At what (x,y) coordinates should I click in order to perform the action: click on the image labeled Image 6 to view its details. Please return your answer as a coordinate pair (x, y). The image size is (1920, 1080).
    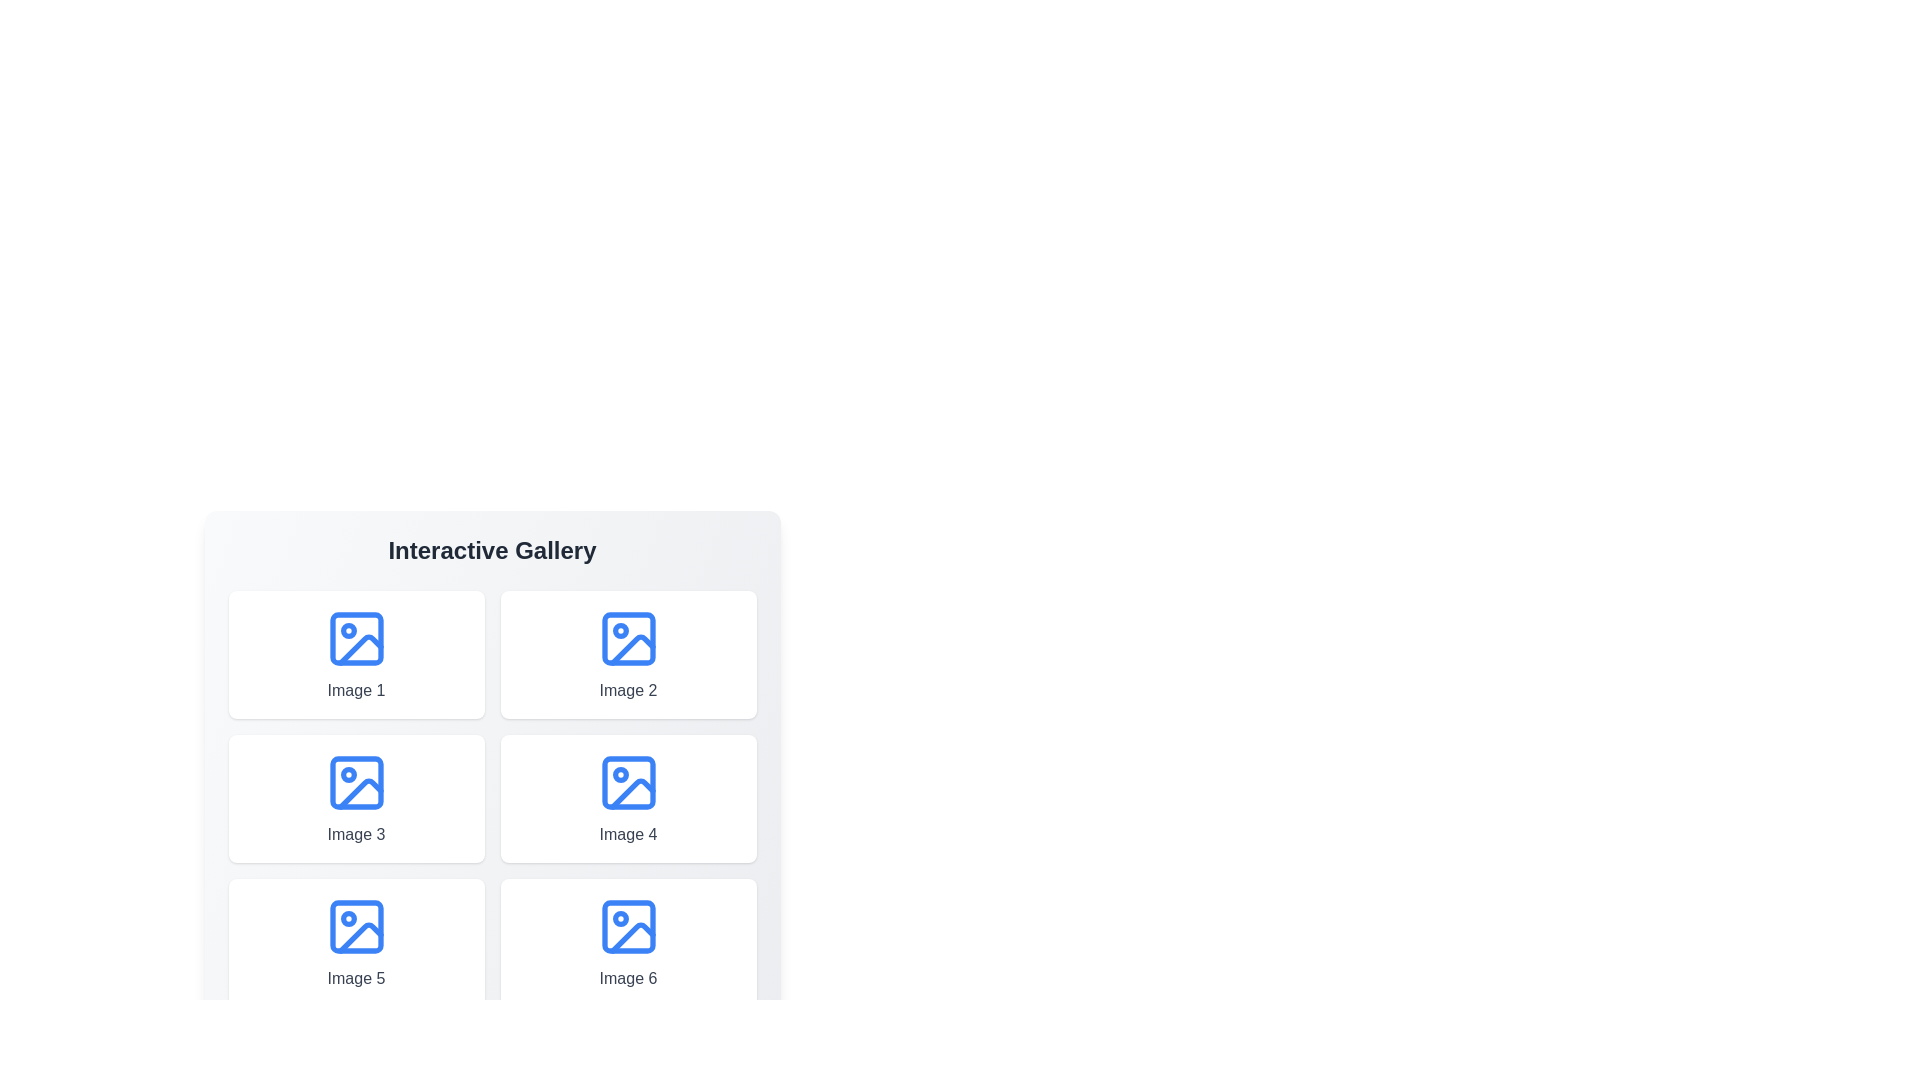
    Looking at the image, I should click on (627, 942).